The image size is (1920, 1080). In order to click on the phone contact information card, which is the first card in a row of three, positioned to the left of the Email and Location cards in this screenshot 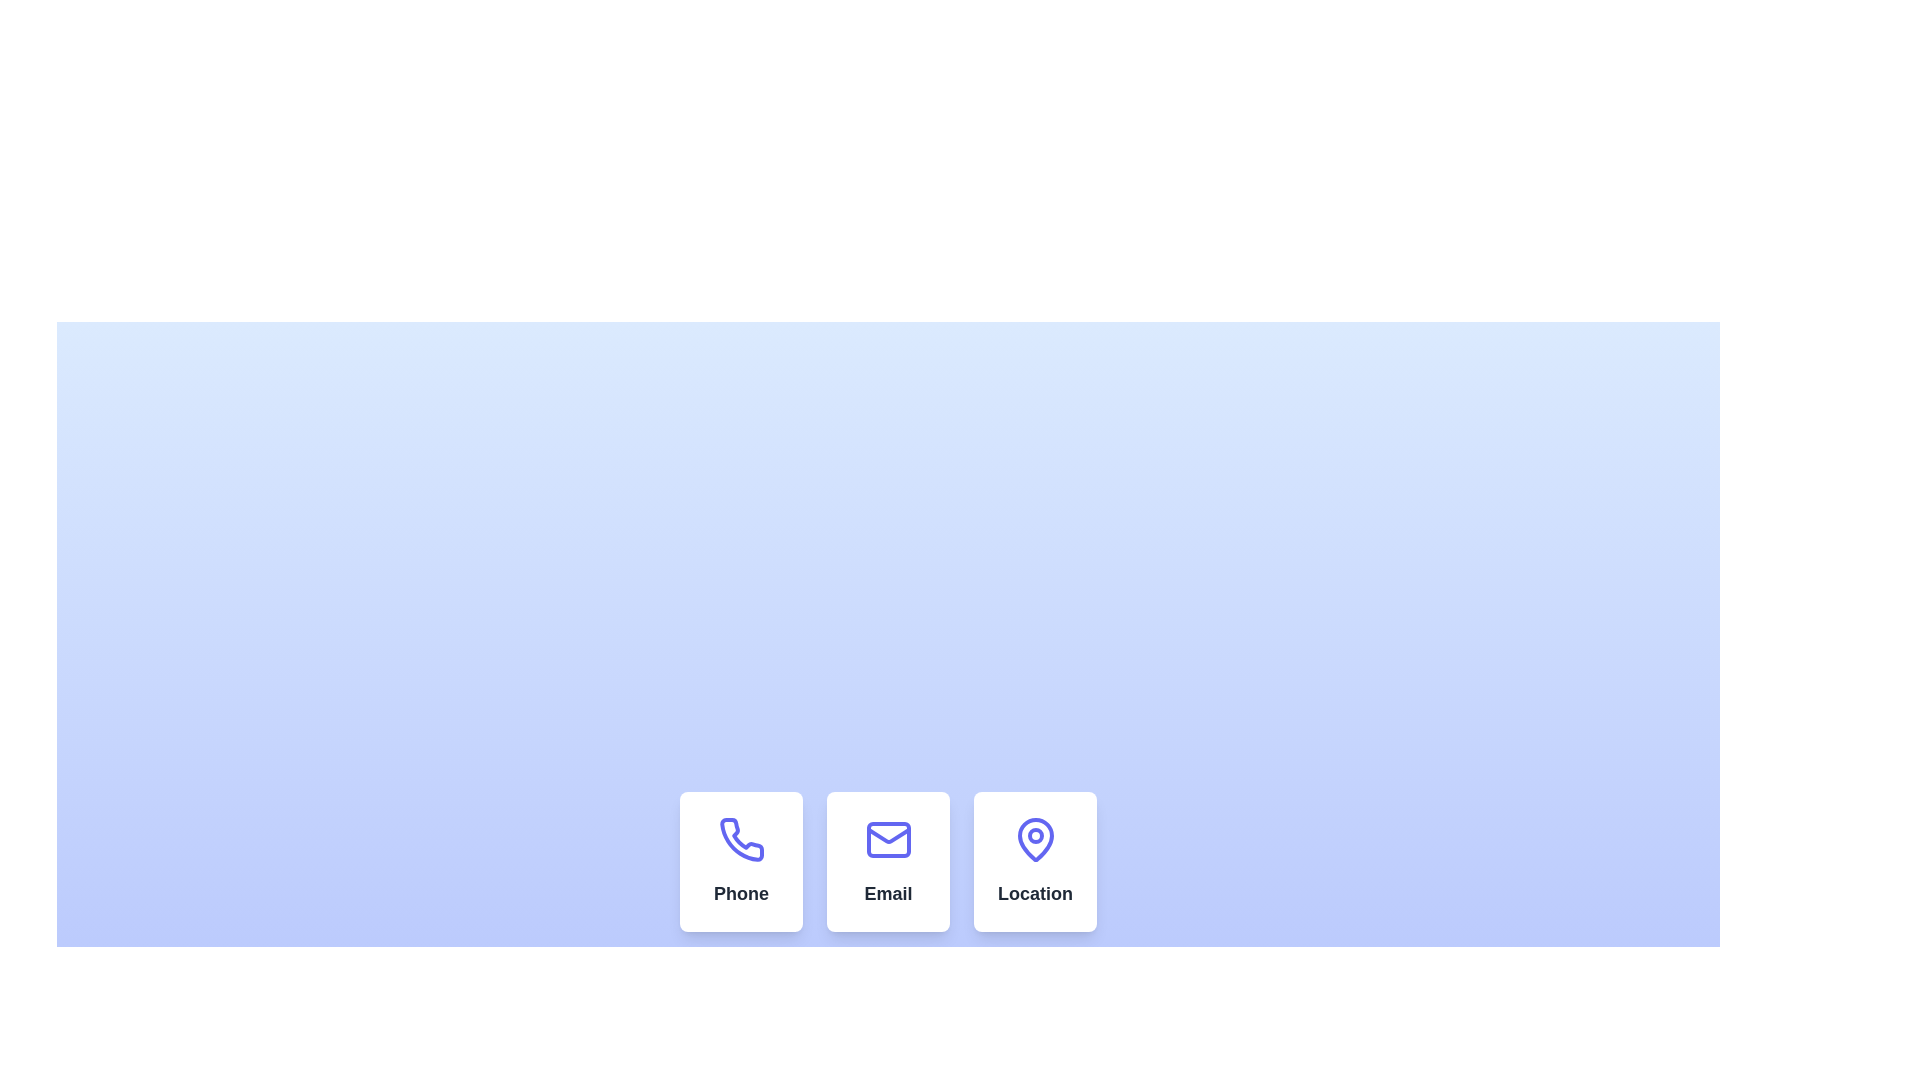, I will do `click(740, 860)`.